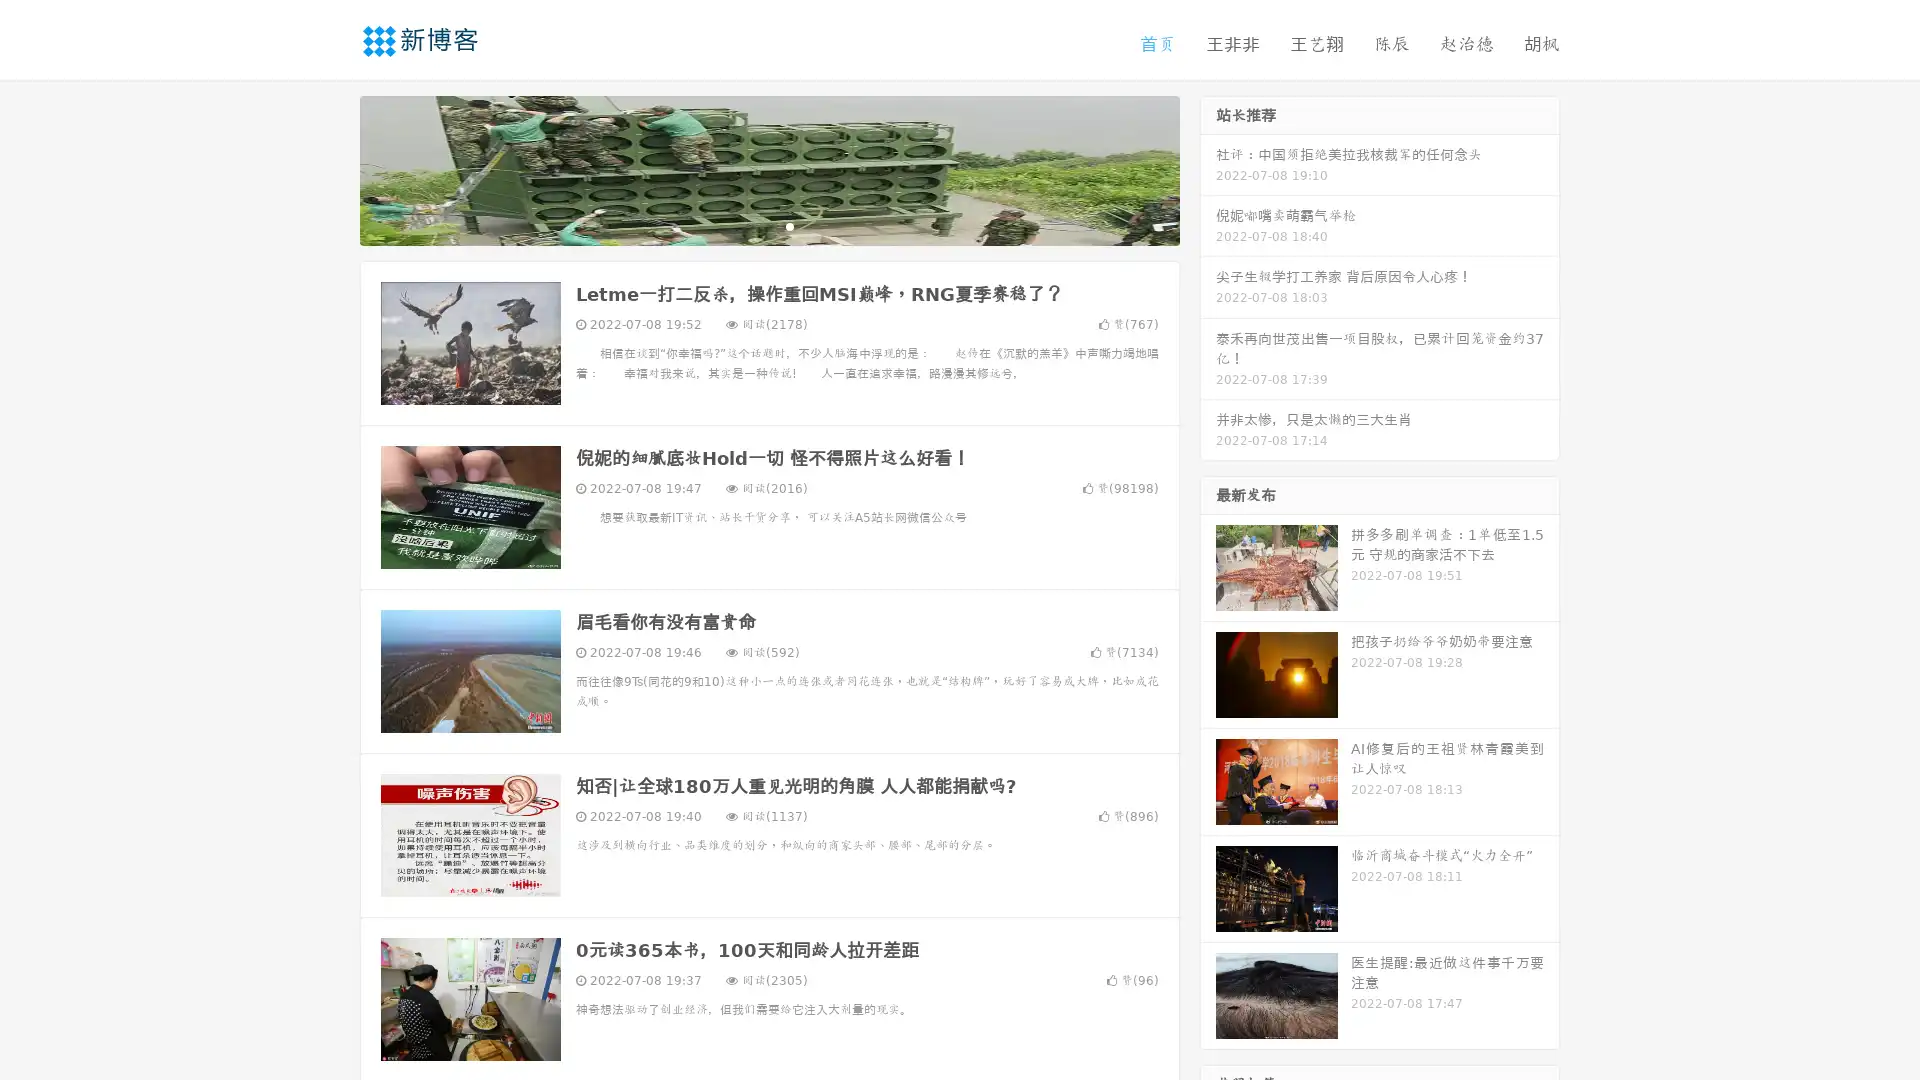 This screenshot has height=1080, width=1920. Describe the element at coordinates (748, 225) in the screenshot. I see `Go to slide 1` at that location.